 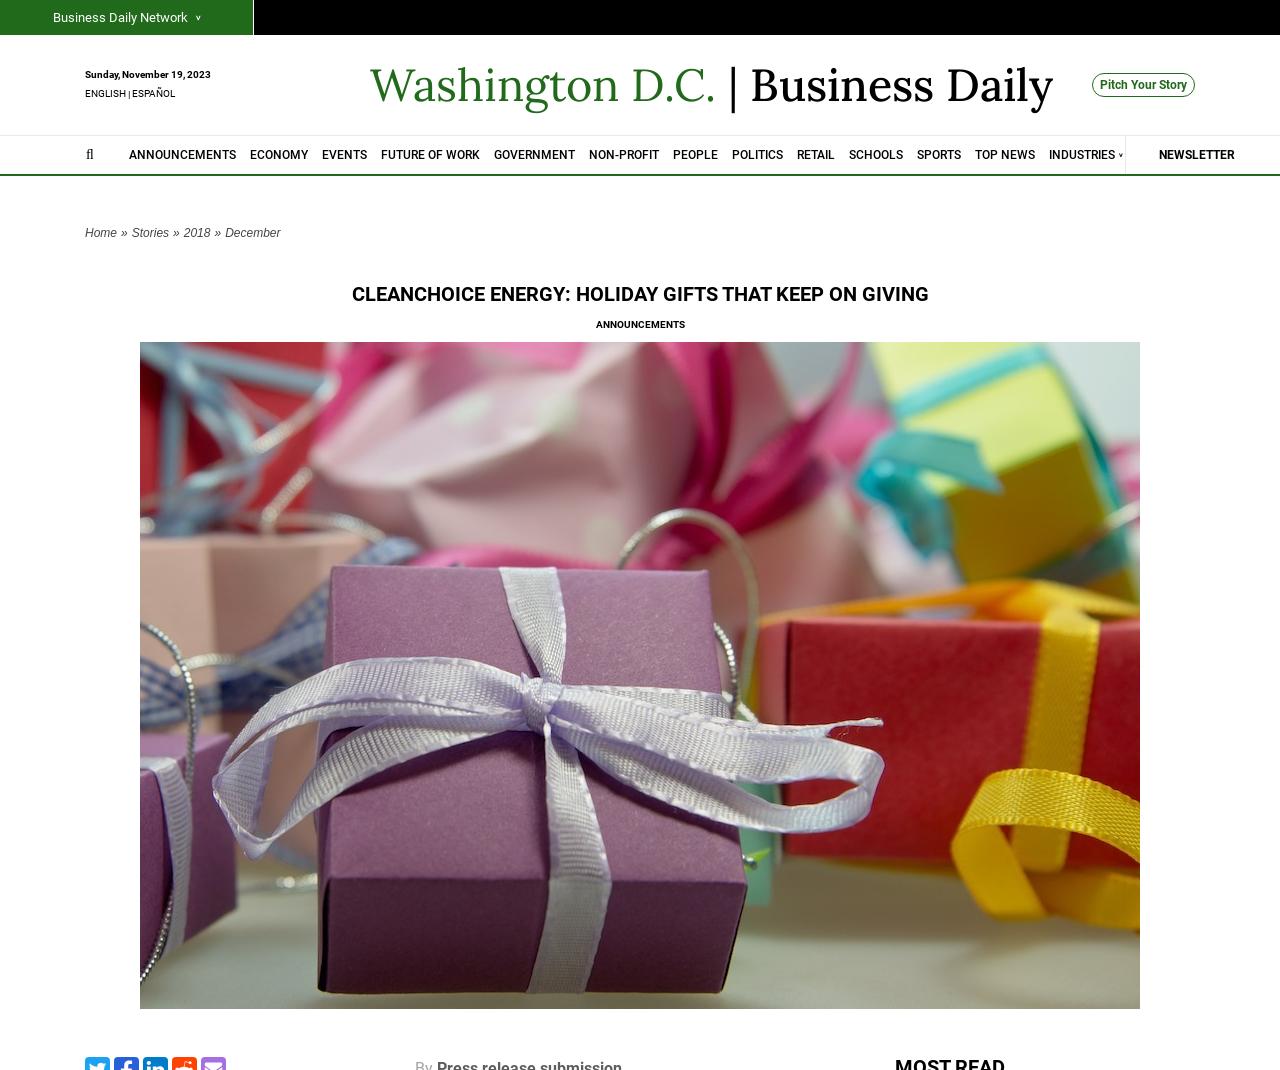 I want to click on 'Home', so click(x=99, y=232).